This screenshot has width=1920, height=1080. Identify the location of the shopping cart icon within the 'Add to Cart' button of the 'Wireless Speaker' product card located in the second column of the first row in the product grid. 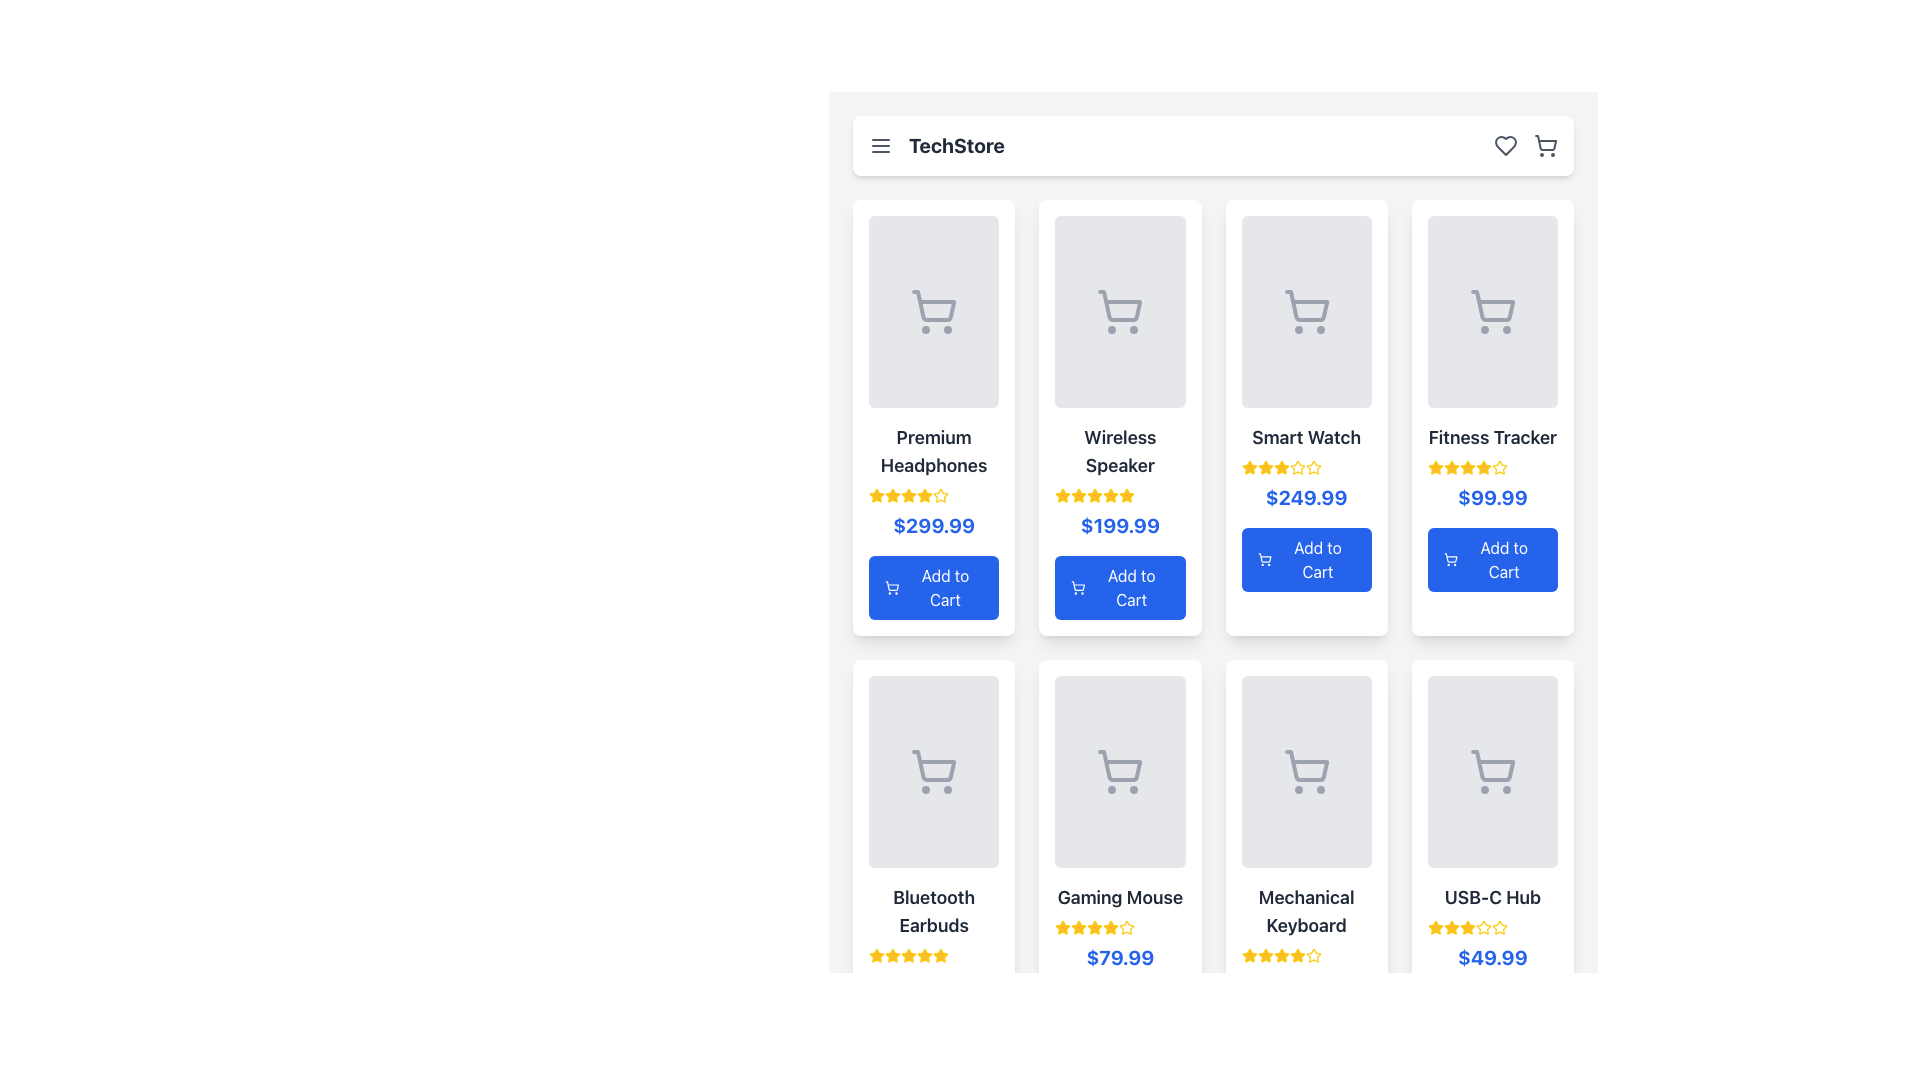
(1077, 585).